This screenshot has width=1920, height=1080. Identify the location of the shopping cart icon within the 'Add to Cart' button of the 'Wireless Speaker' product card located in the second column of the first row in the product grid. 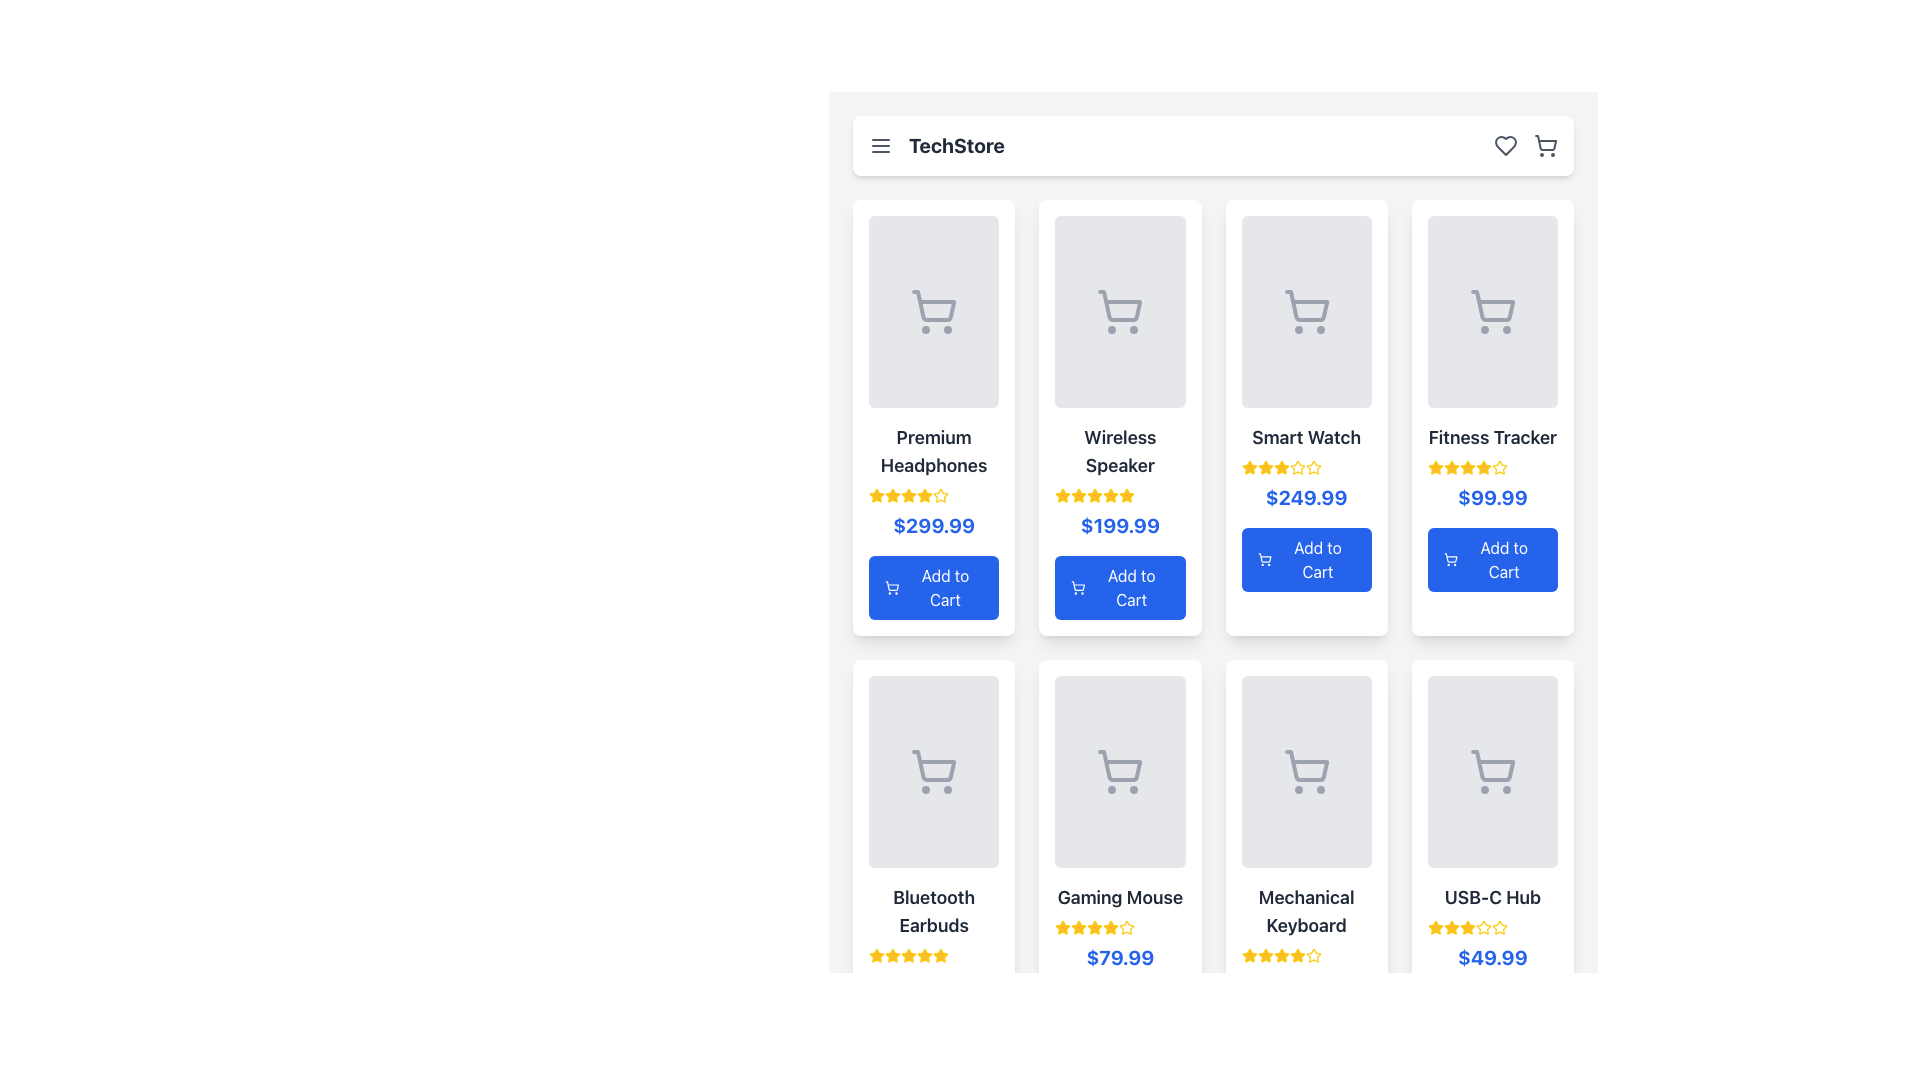
(1077, 585).